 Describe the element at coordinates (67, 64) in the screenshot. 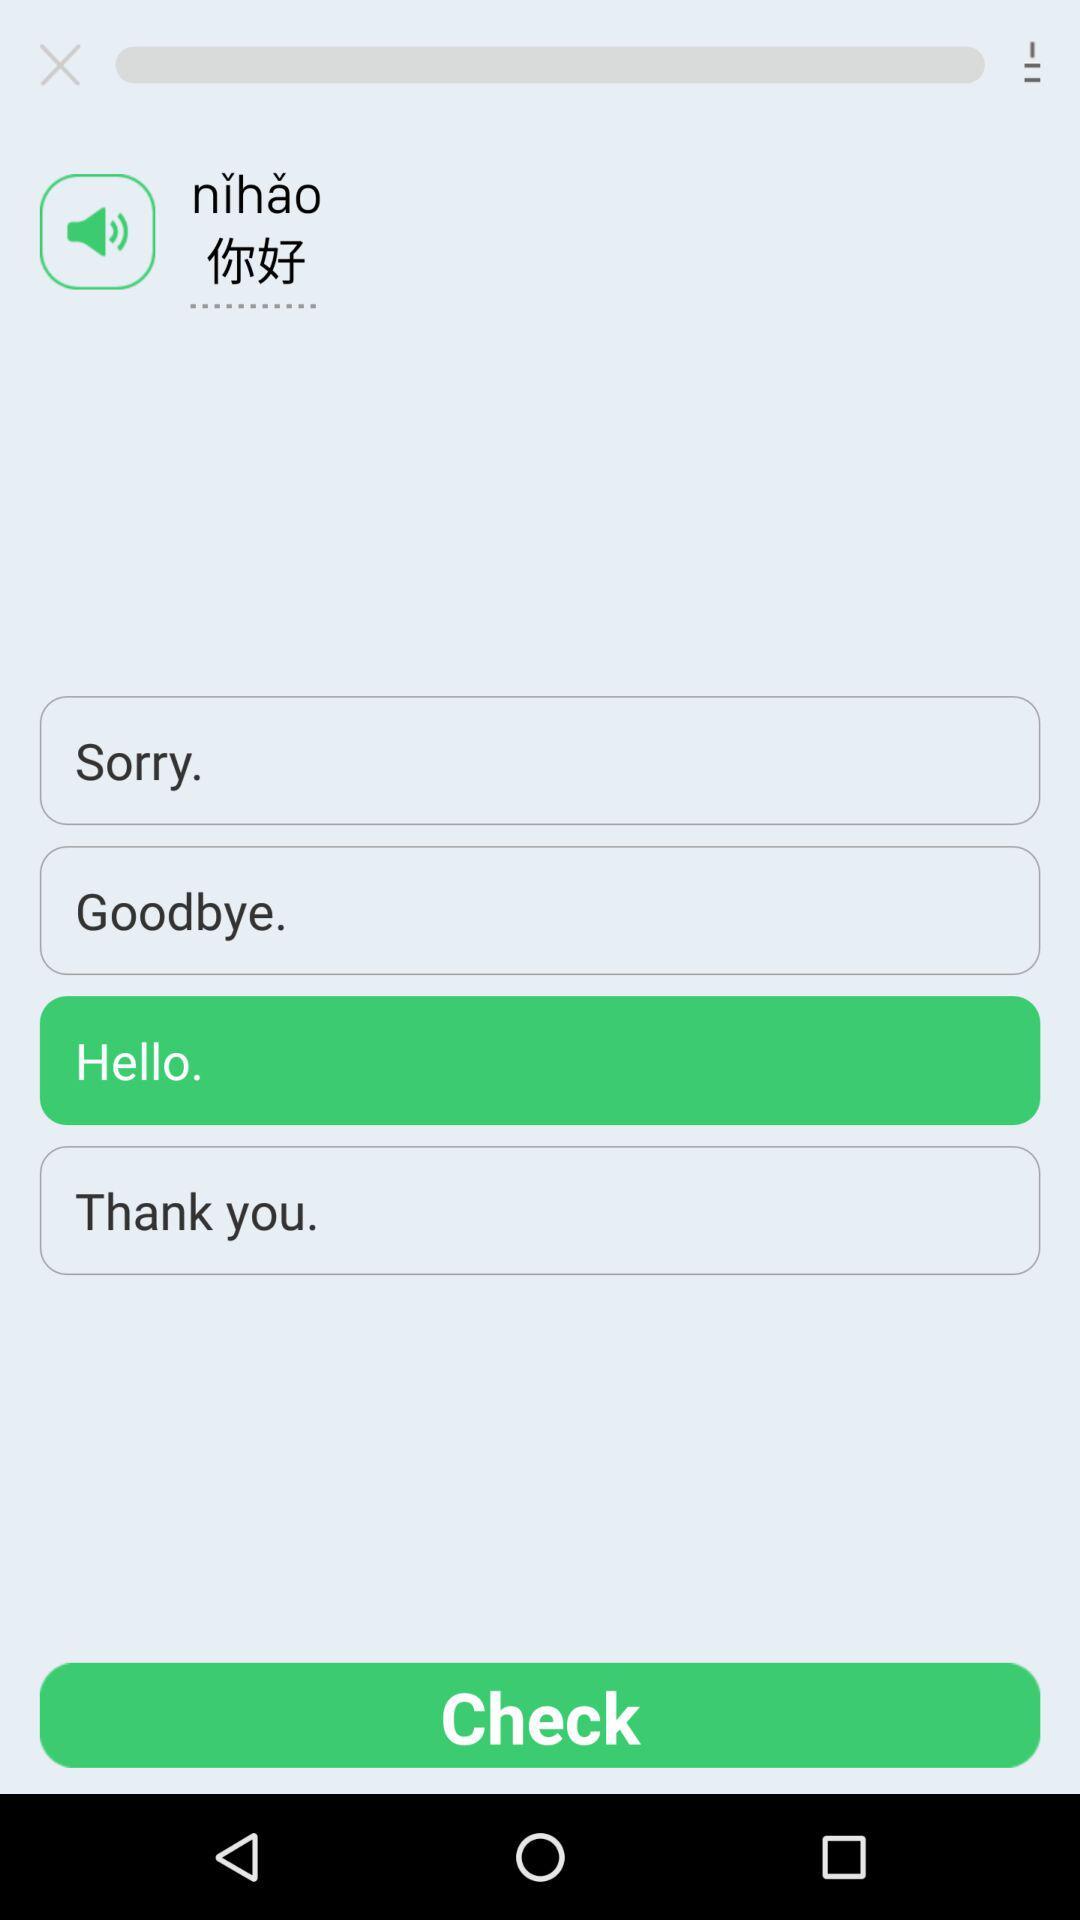

I see `windows` at that location.